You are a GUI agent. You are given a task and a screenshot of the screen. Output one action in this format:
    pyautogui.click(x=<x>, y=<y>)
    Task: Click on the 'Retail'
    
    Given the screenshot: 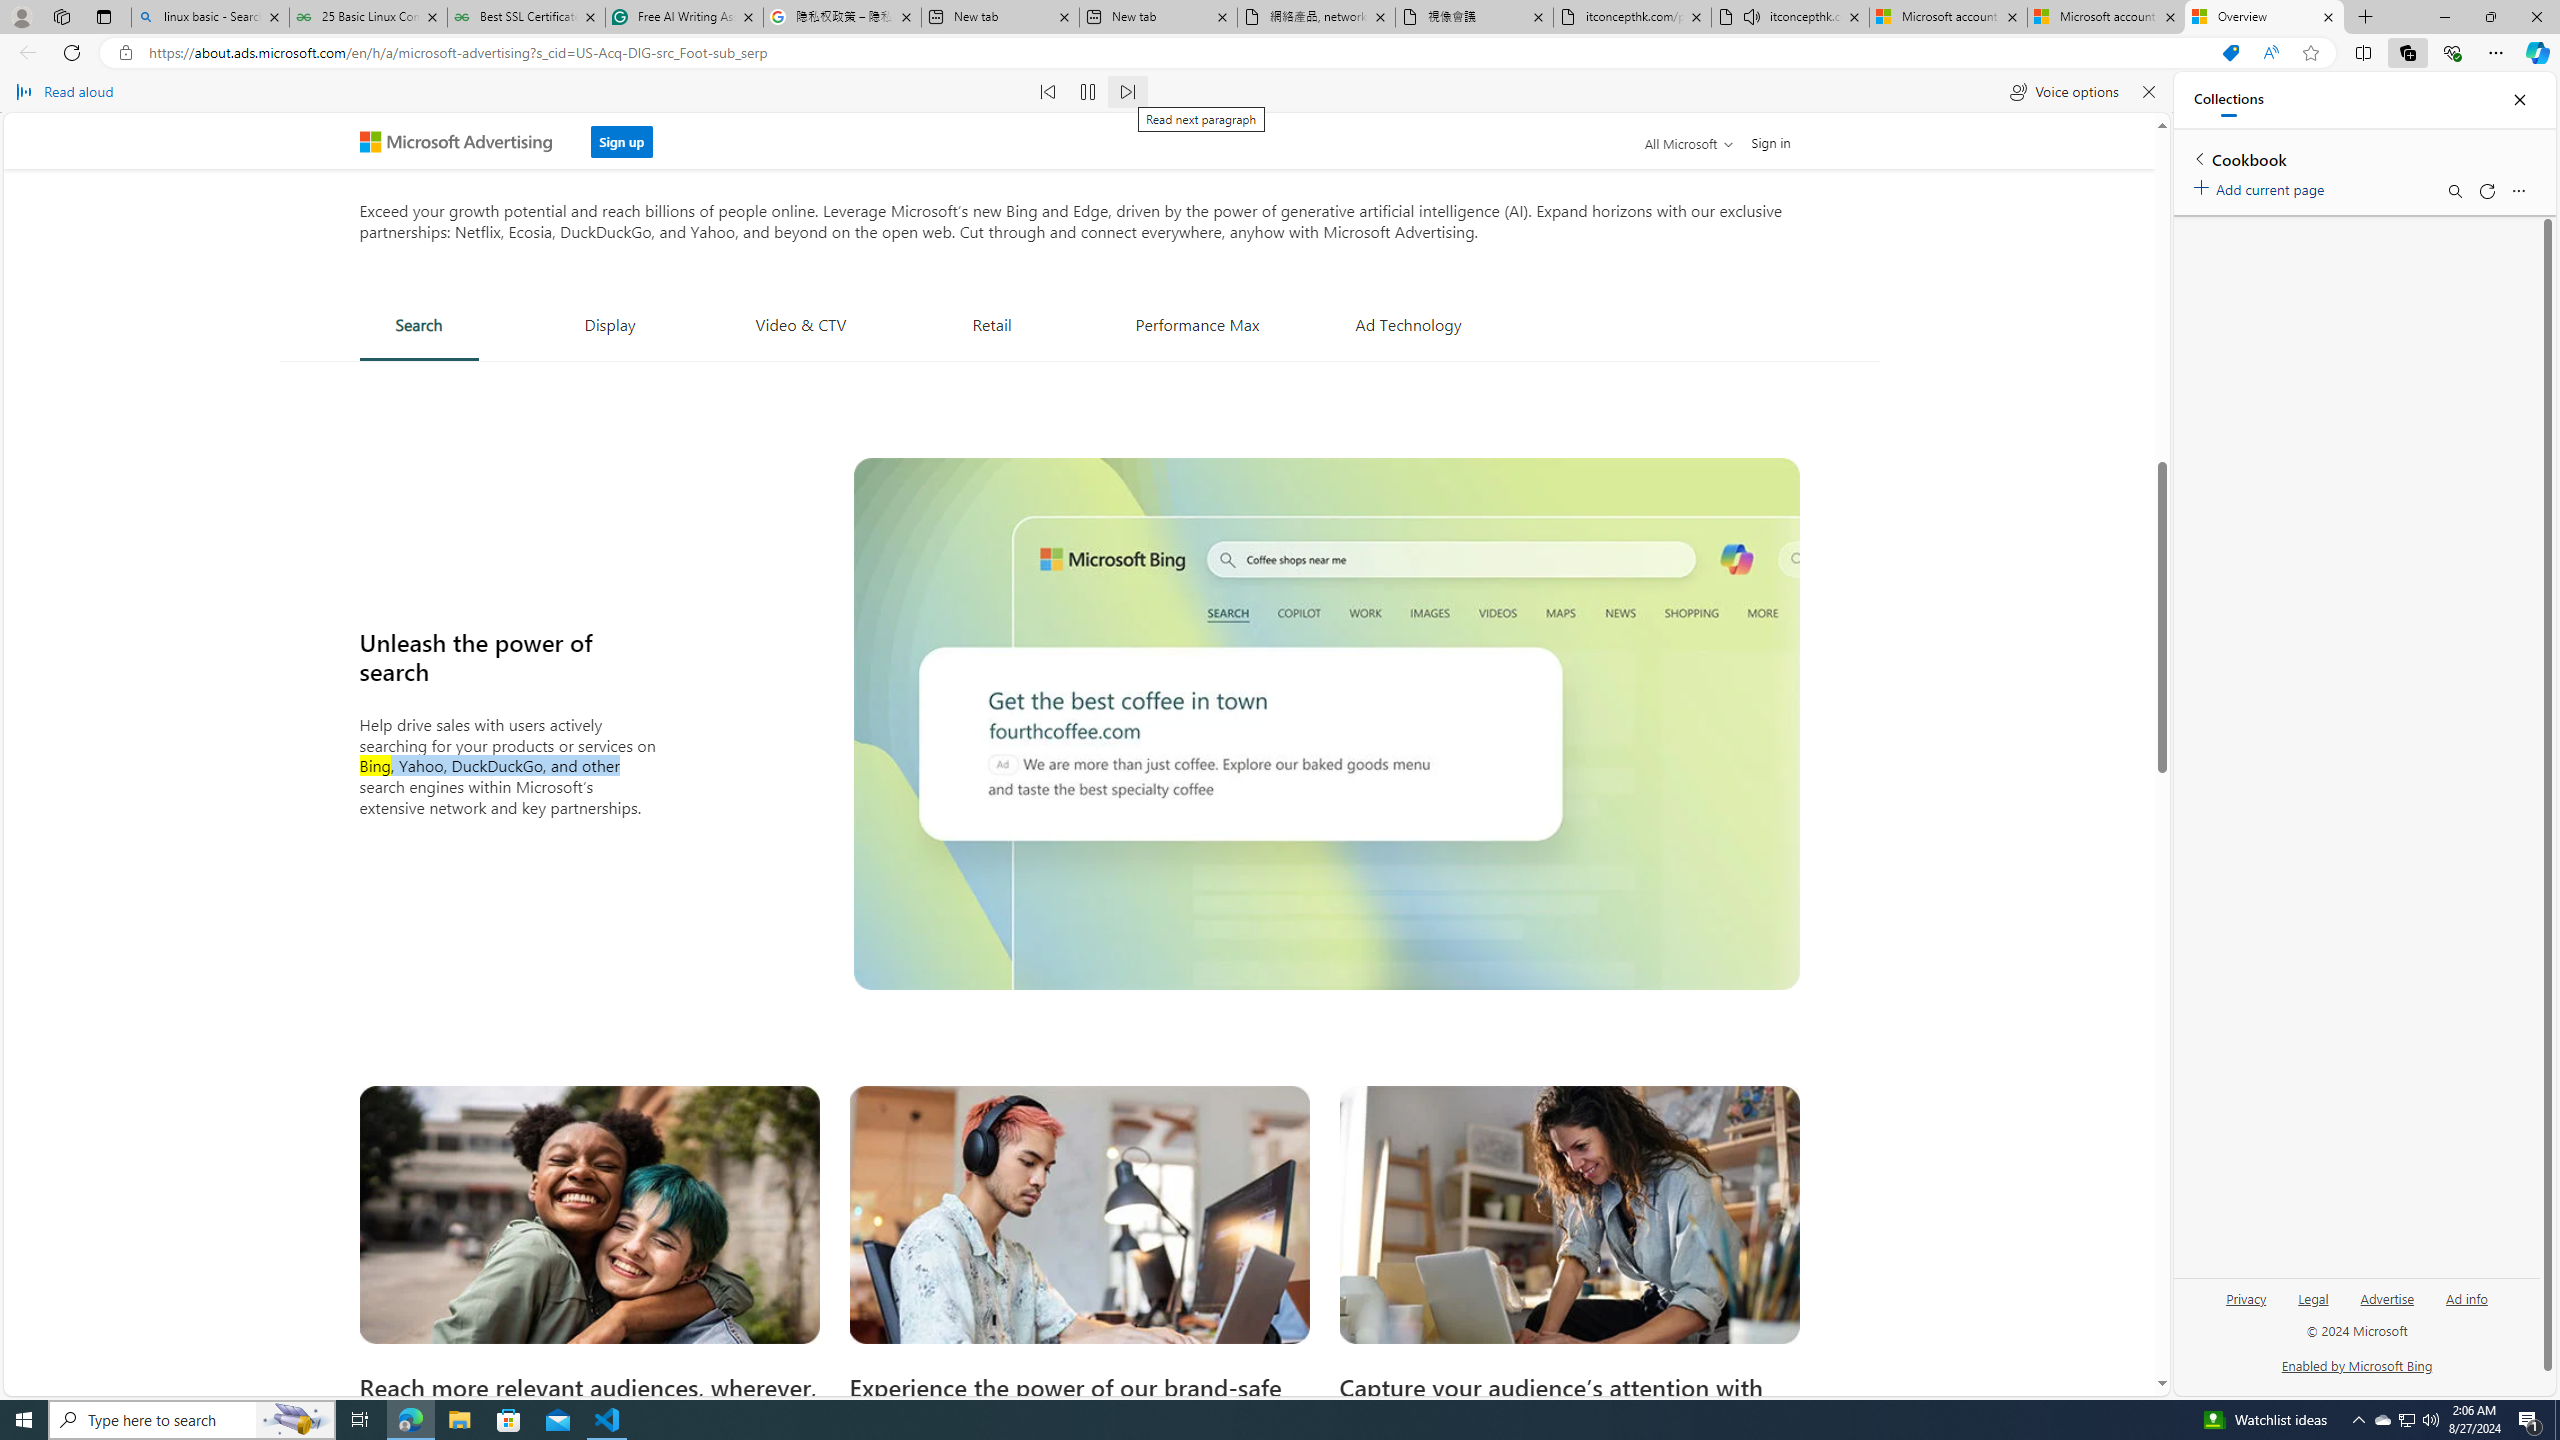 What is the action you would take?
    pyautogui.click(x=991, y=323)
    